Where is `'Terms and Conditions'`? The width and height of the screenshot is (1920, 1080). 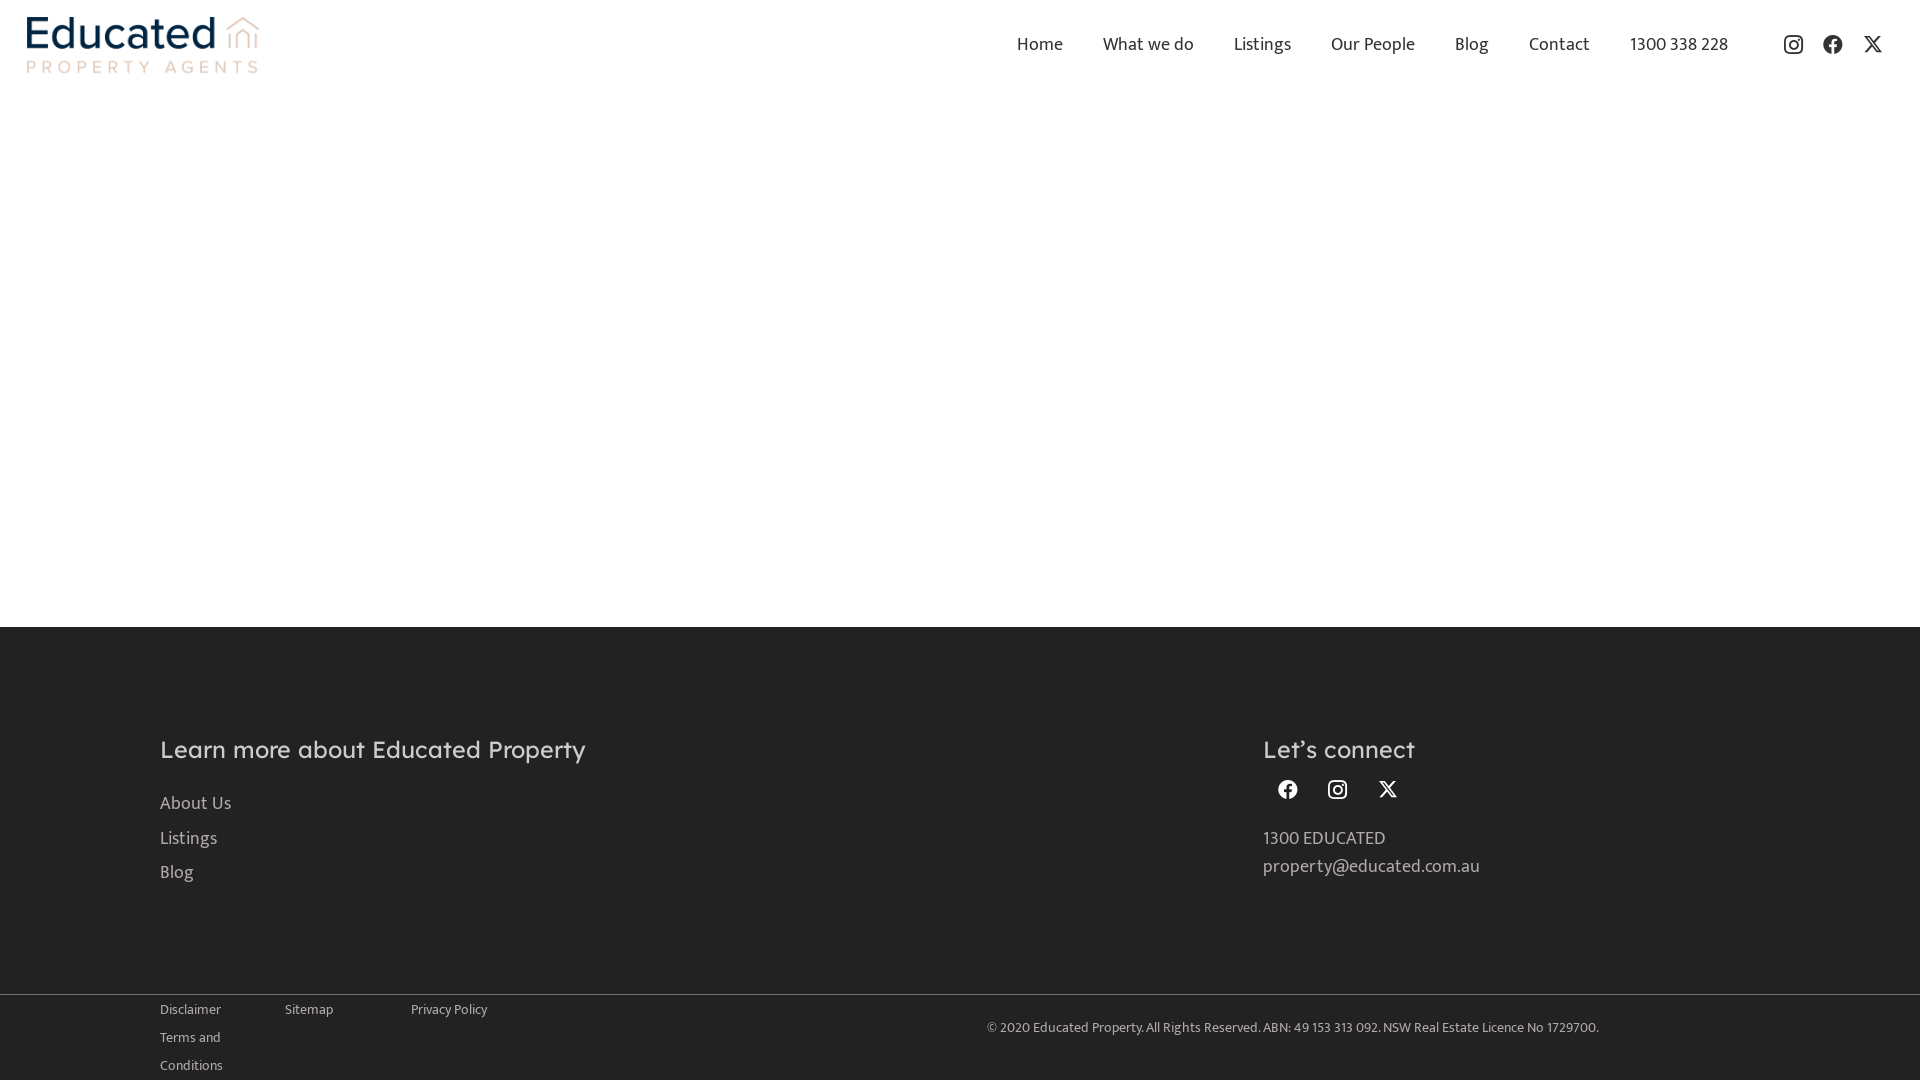
'Terms and Conditions' is located at coordinates (191, 1050).